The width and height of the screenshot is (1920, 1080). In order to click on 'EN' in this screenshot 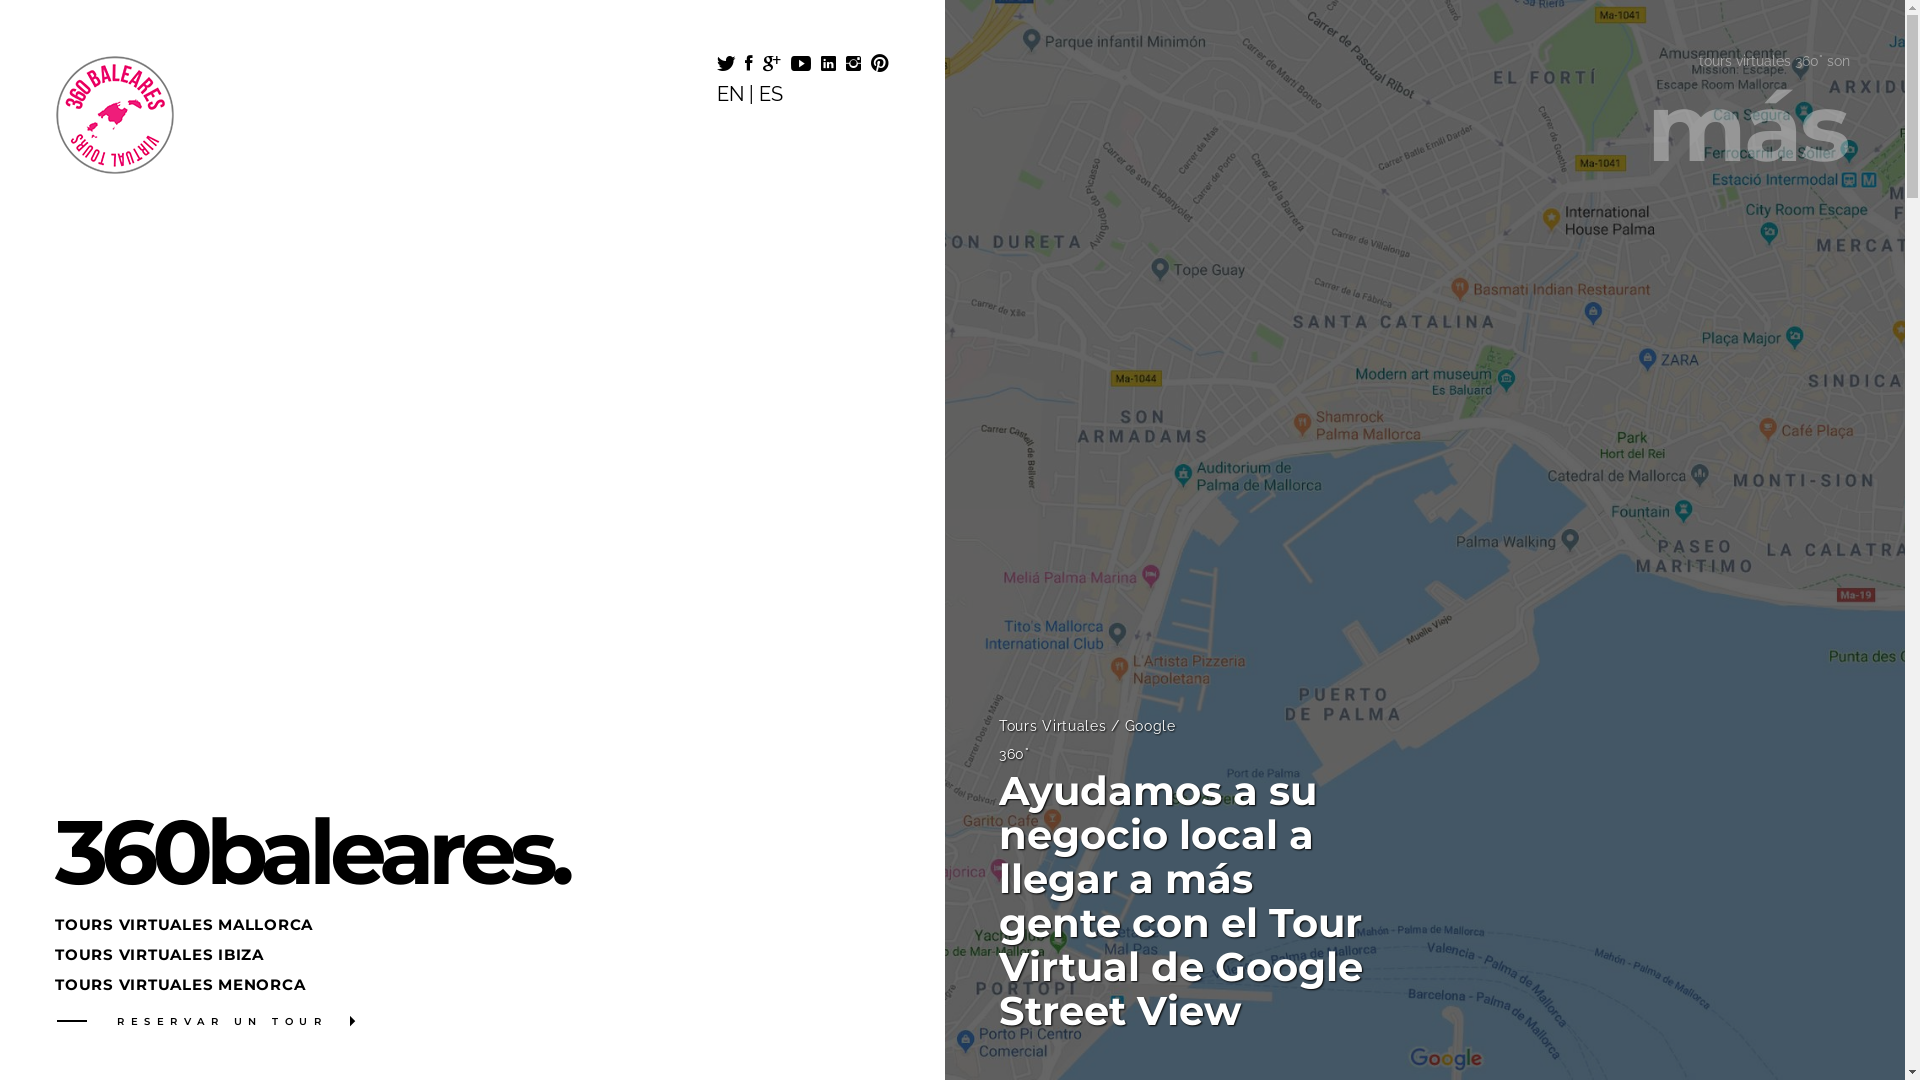, I will do `click(728, 93)`.